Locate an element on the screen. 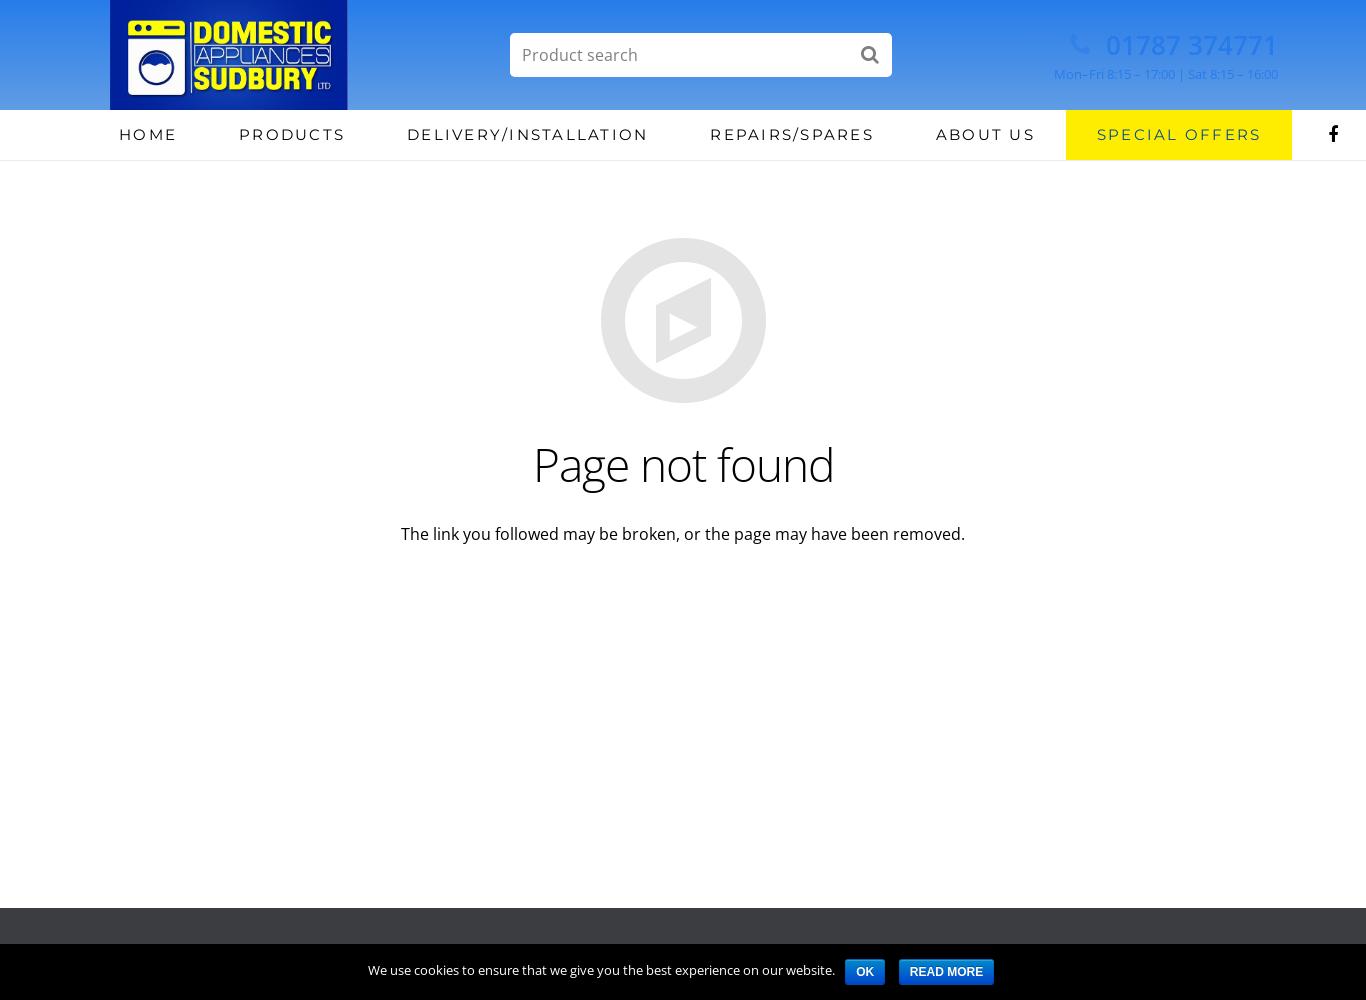 The height and width of the screenshot is (1000, 1366). 'Terms' is located at coordinates (884, 953).